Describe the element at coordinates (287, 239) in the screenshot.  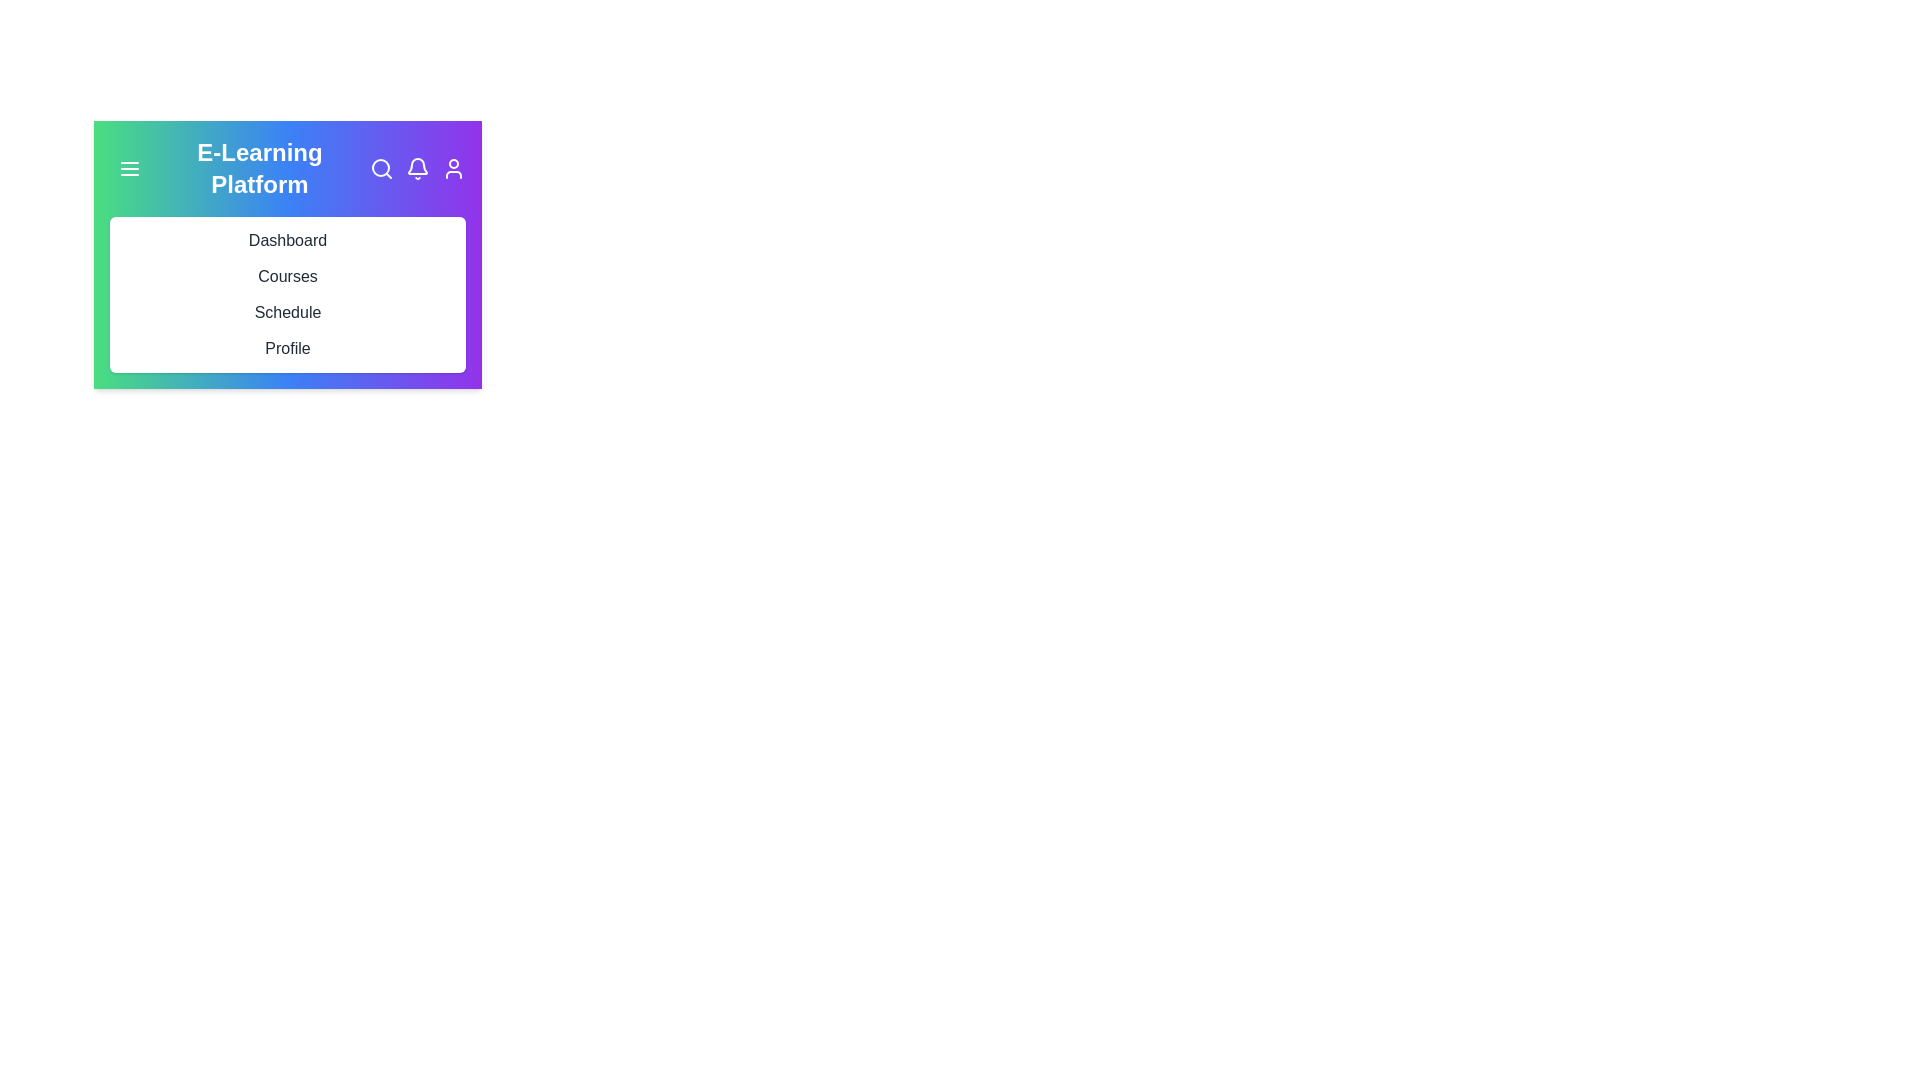
I see `the menu item corresponding to Dashboard` at that location.